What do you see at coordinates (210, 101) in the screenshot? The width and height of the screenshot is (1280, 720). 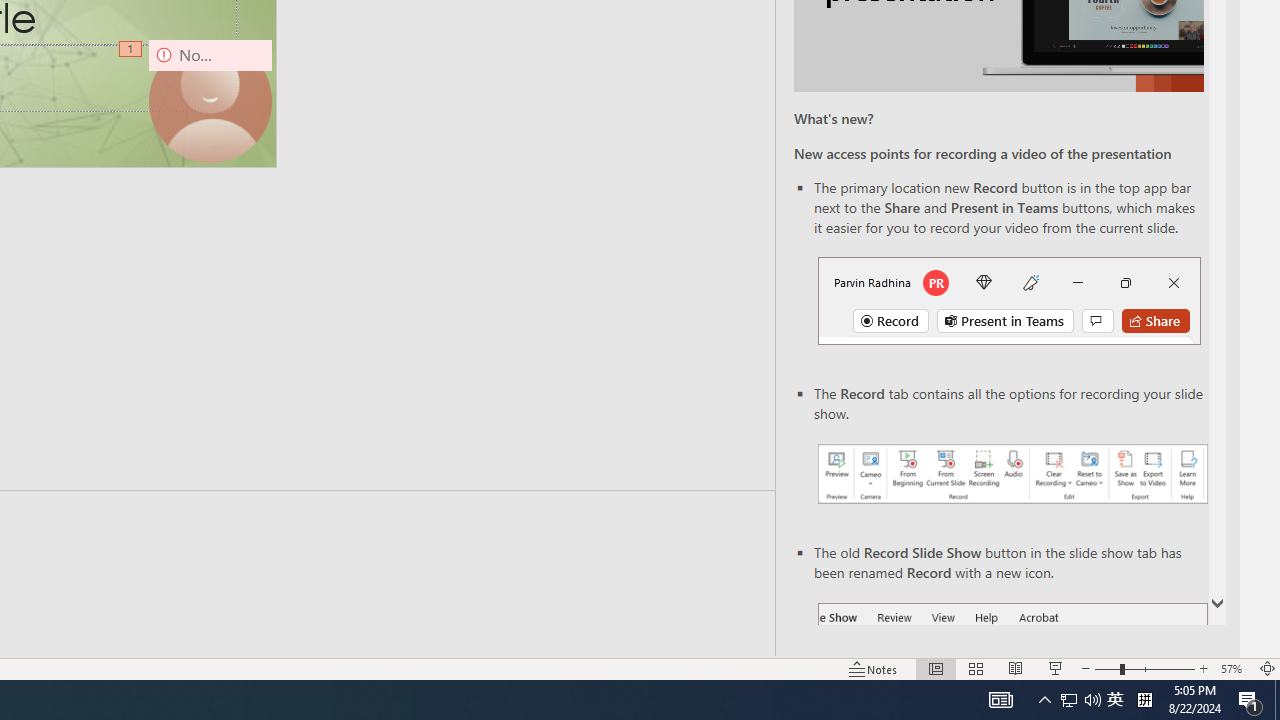 I see `'Camera 9, No camera detected.'` at bounding box center [210, 101].